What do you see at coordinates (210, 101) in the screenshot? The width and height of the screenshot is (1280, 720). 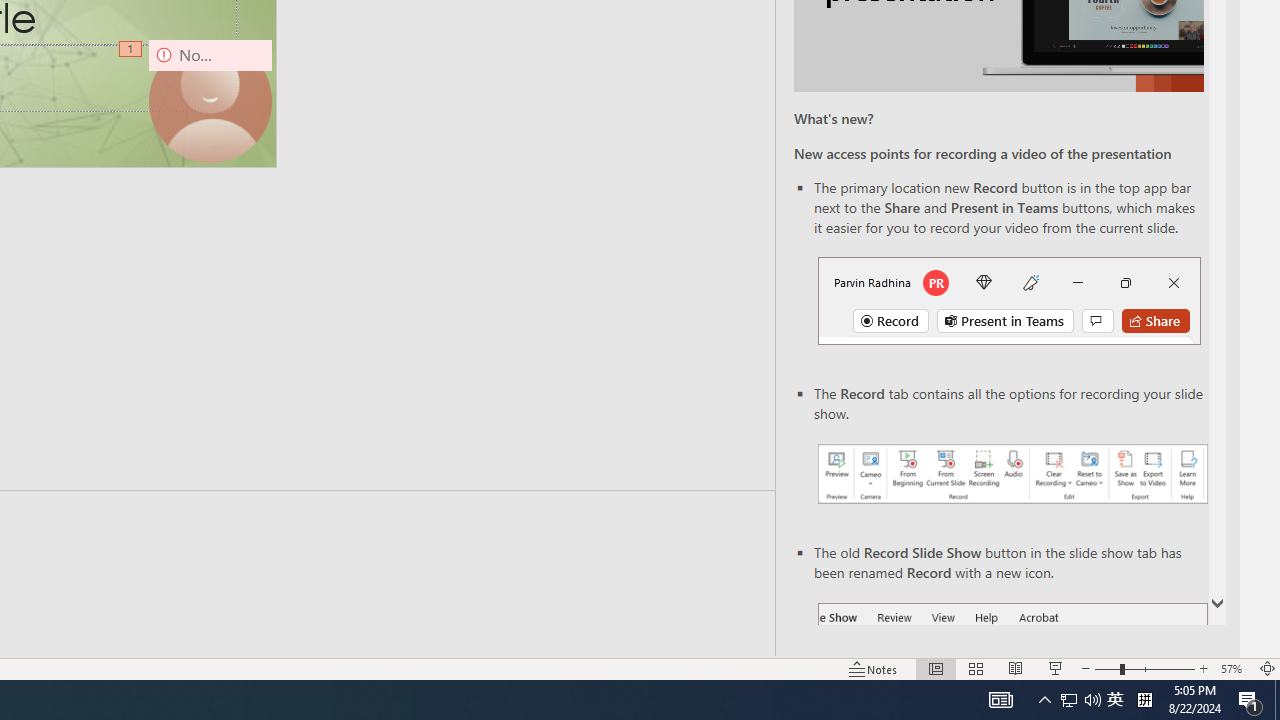 I see `'Camera 9, No camera detected.'` at bounding box center [210, 101].